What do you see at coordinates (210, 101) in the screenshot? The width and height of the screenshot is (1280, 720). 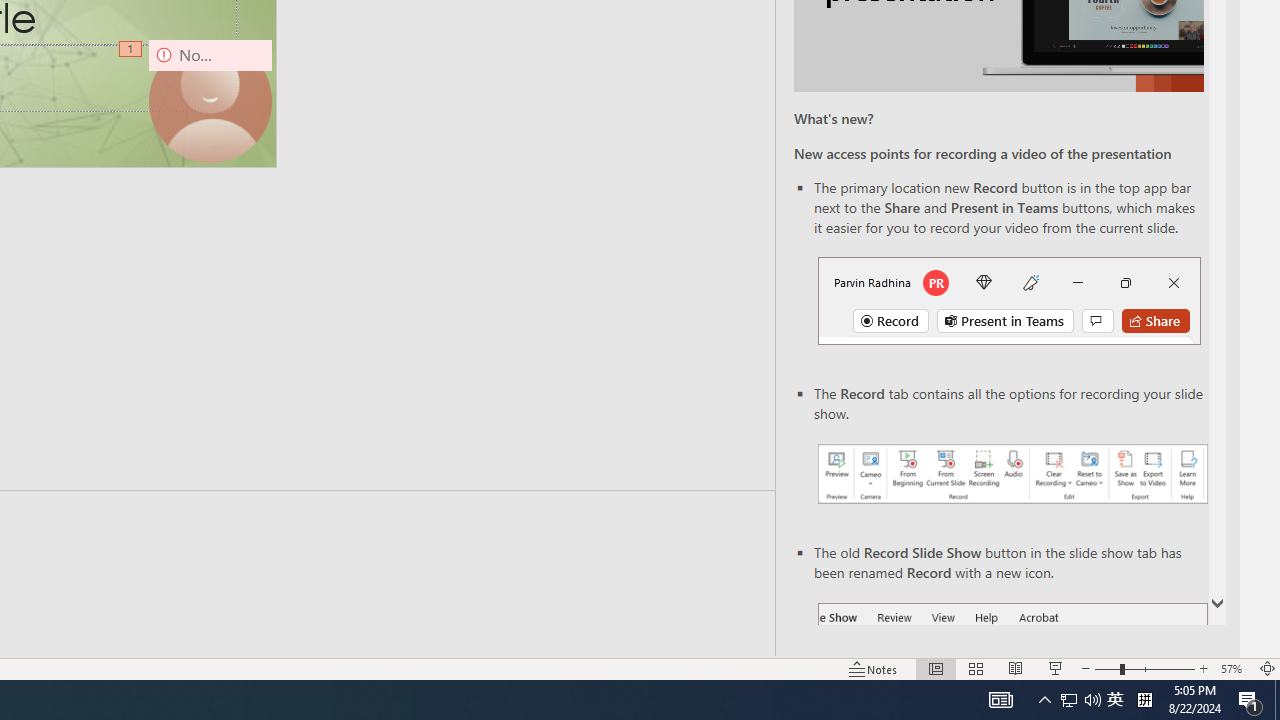 I see `'Camera 9, No camera detected.'` at bounding box center [210, 101].